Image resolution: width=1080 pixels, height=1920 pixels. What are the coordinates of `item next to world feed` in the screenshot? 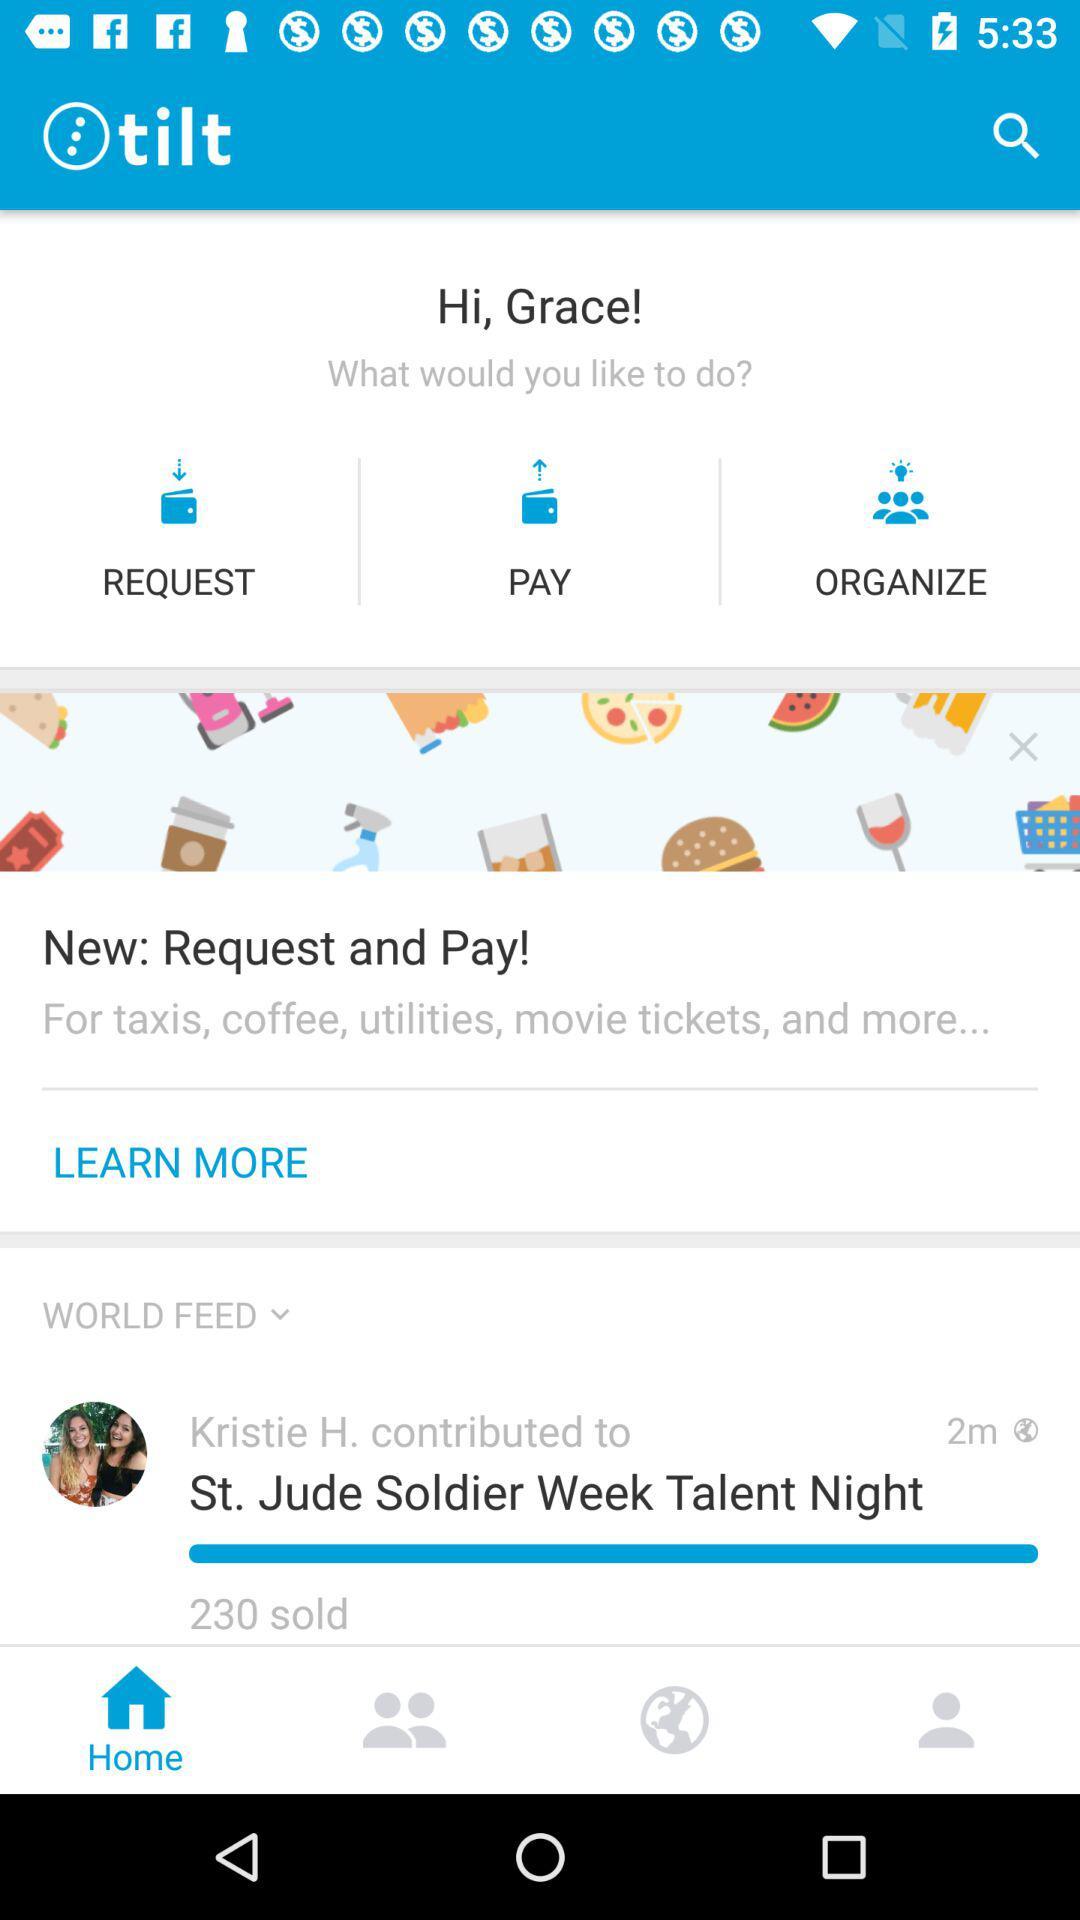 It's located at (280, 1314).